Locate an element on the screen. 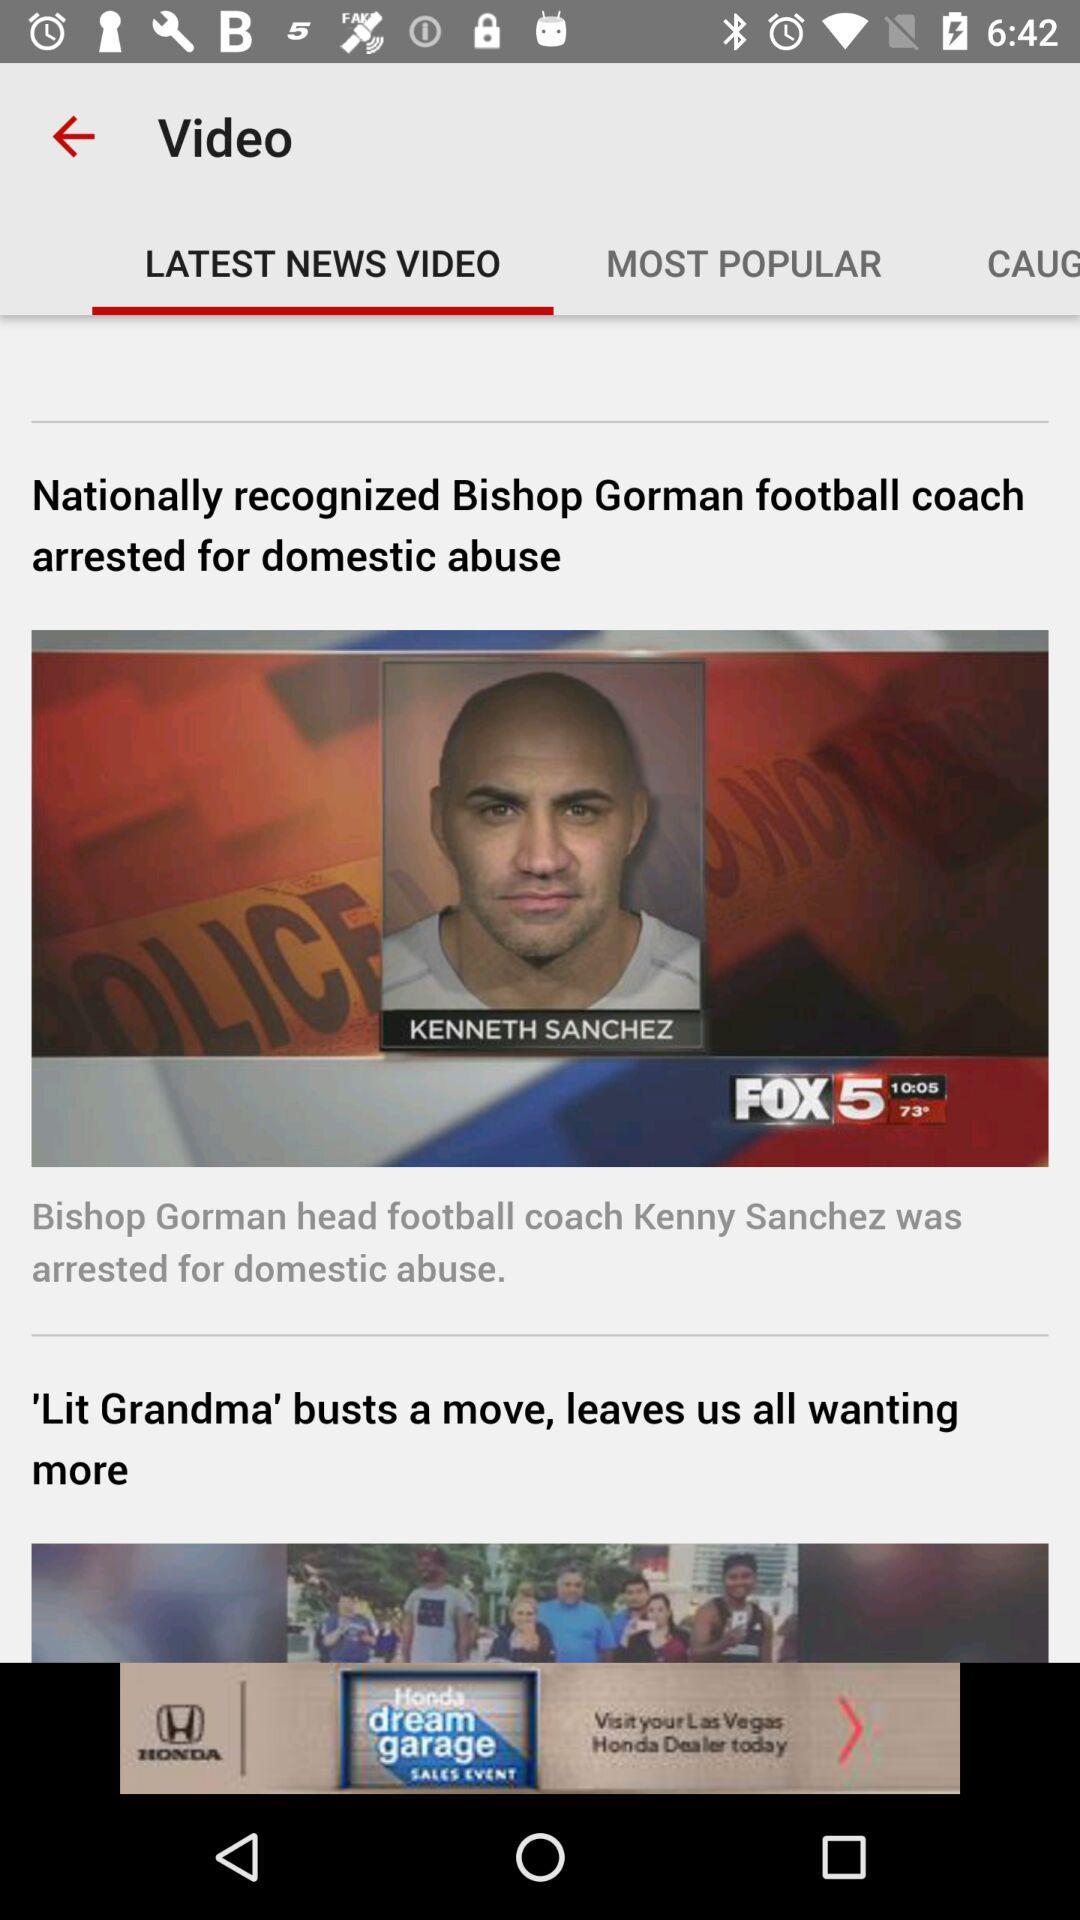 The image size is (1080, 1920). advertisement adding button is located at coordinates (540, 1727).